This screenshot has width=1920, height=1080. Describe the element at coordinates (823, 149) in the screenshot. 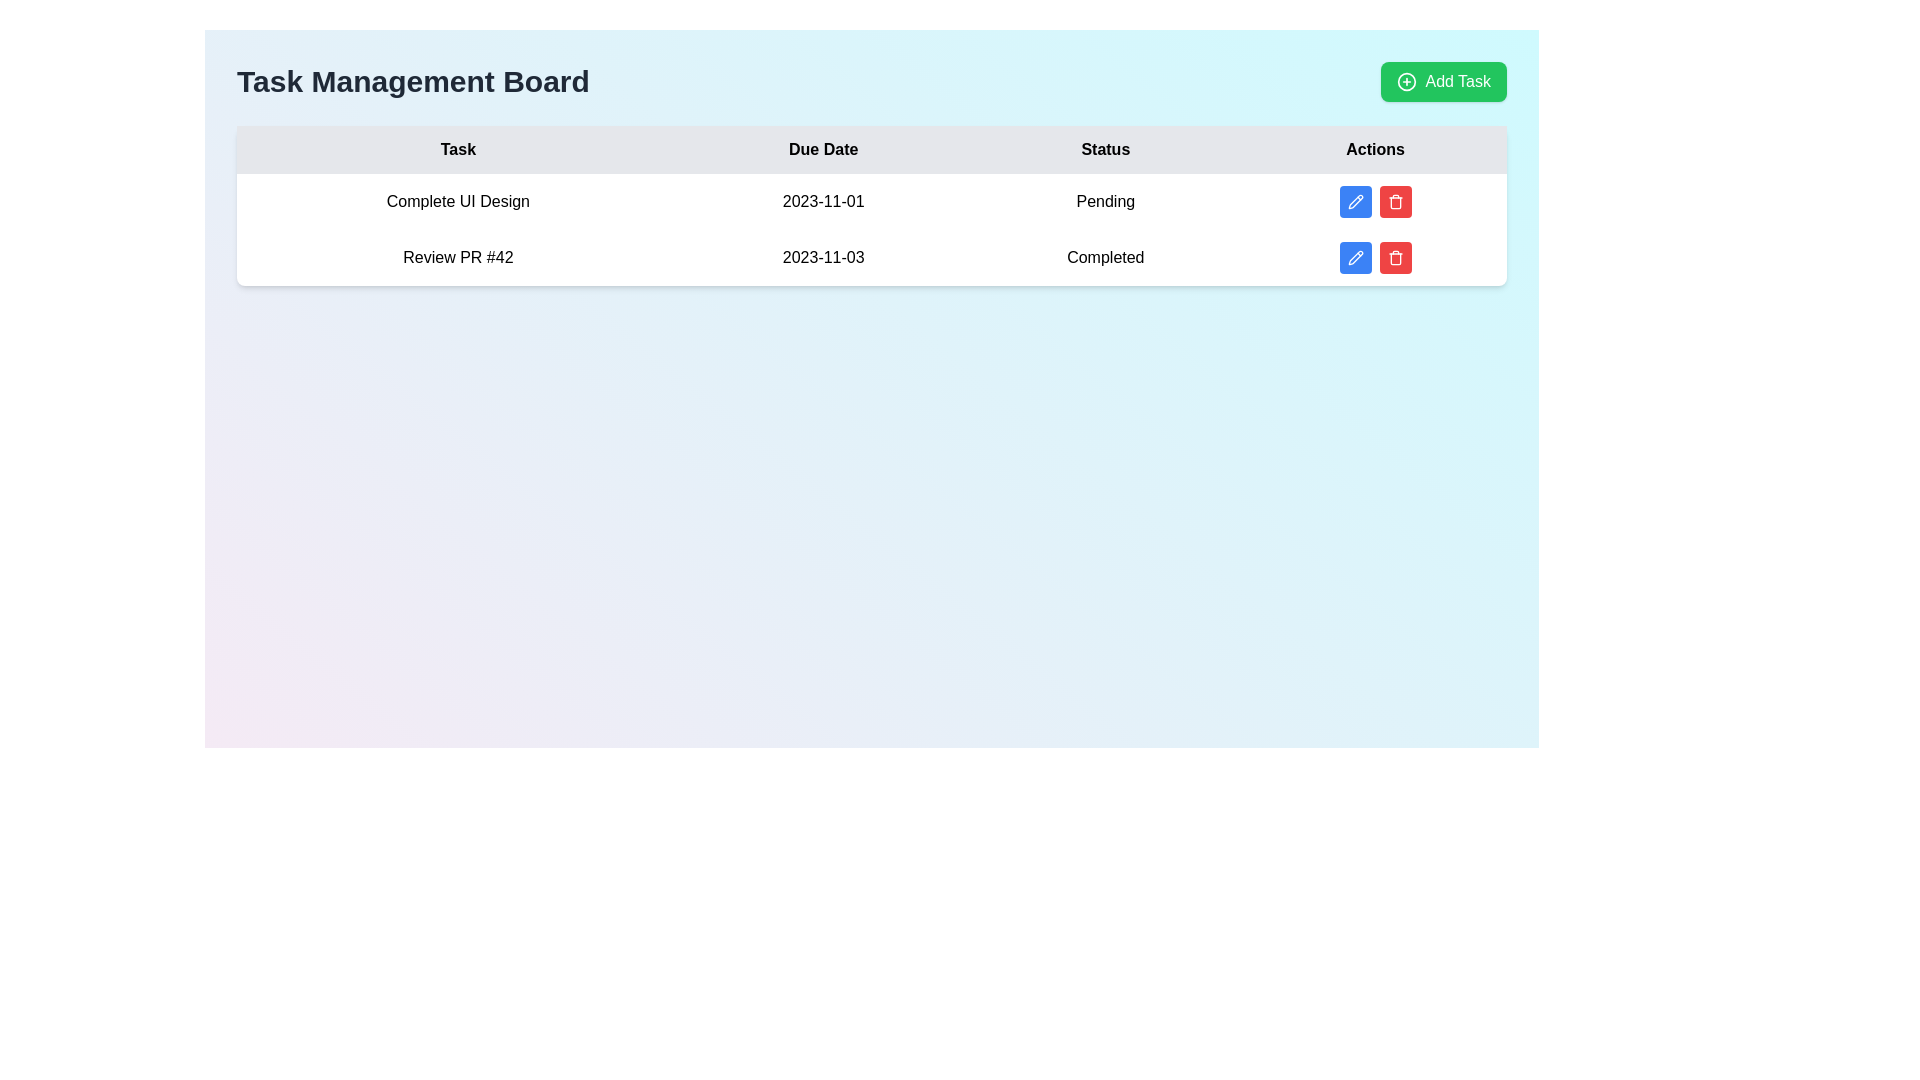

I see `the 'Due Date' table header, which is the second column header in a four-column table` at that location.